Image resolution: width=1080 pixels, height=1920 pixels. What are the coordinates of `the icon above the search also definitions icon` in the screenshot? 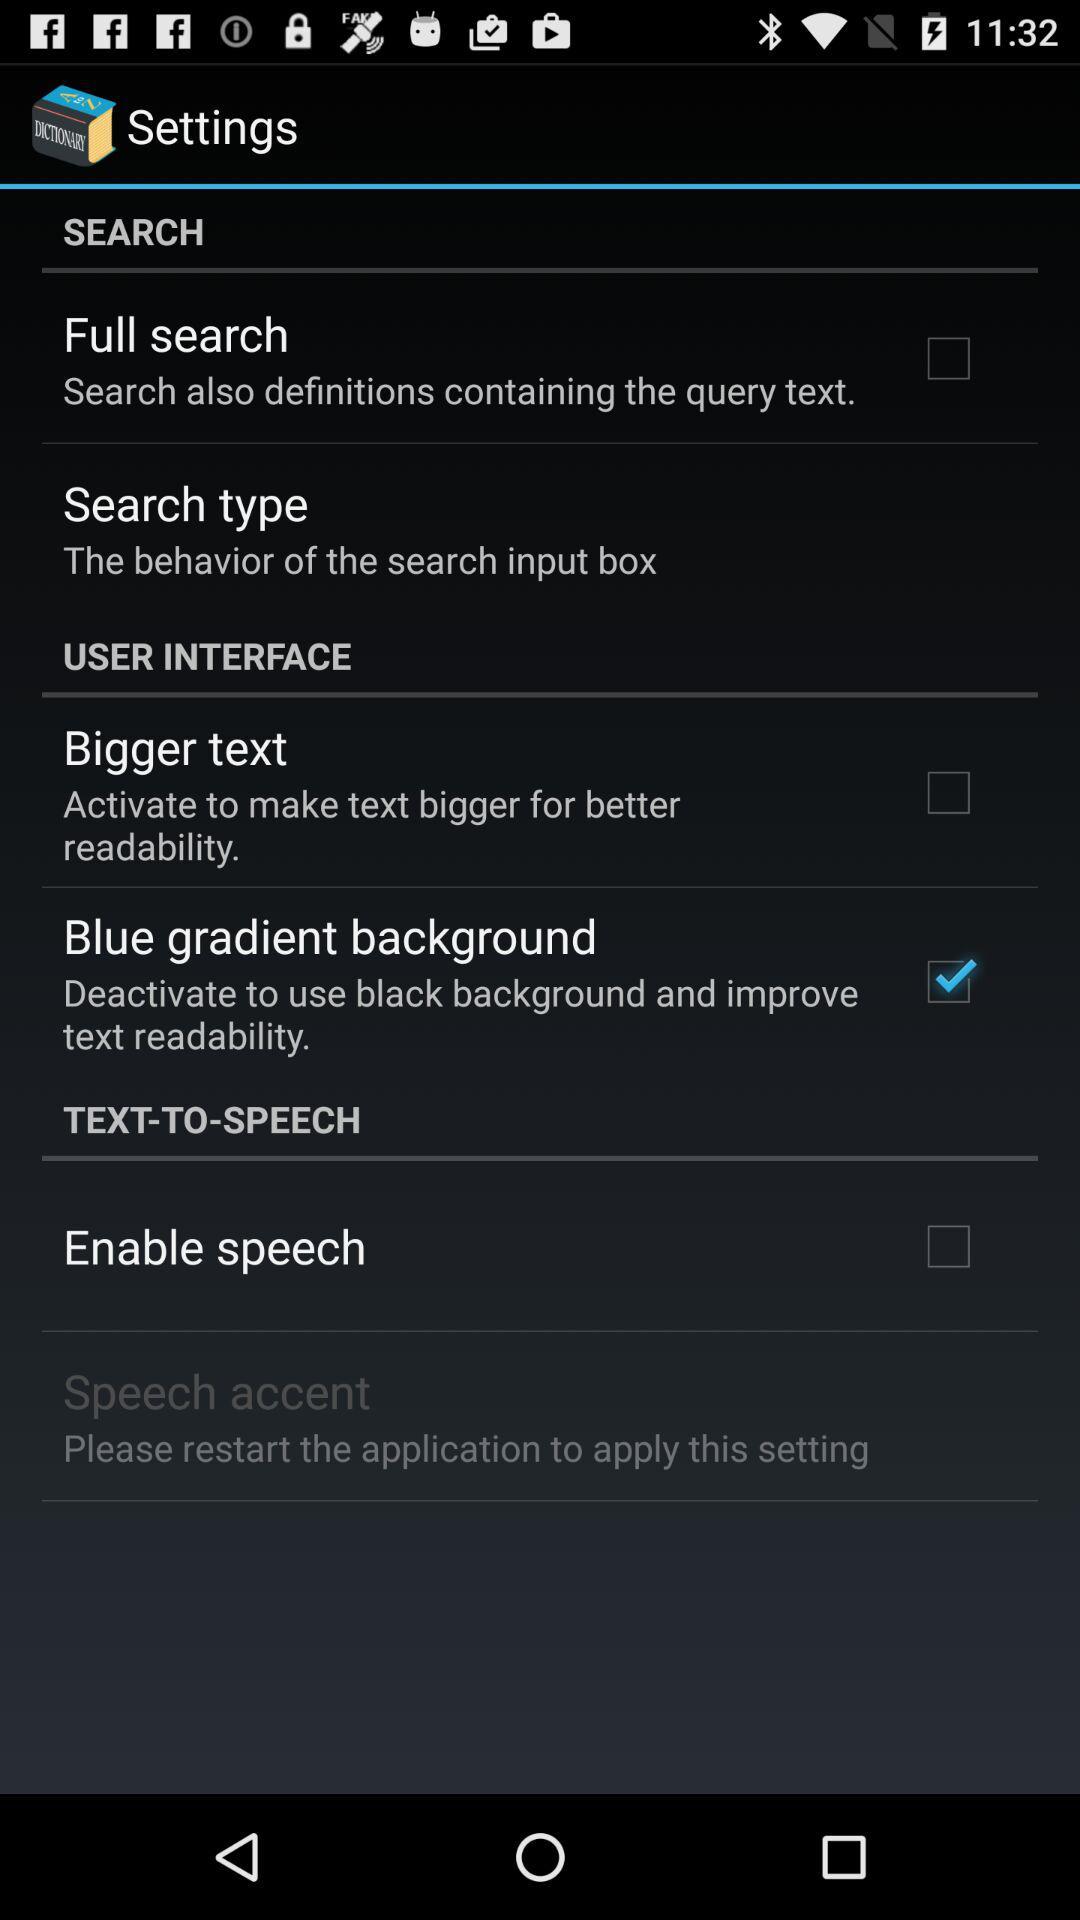 It's located at (175, 333).